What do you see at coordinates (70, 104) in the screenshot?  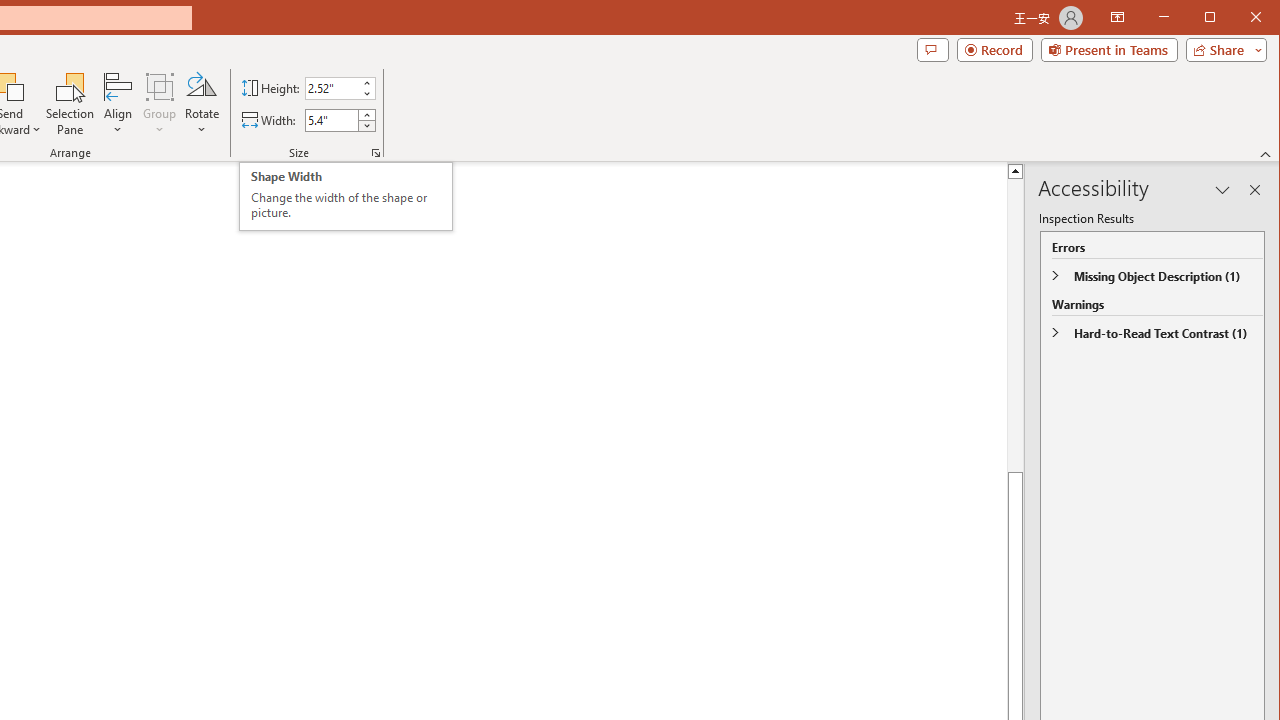 I see `'Selection Pane...'` at bounding box center [70, 104].